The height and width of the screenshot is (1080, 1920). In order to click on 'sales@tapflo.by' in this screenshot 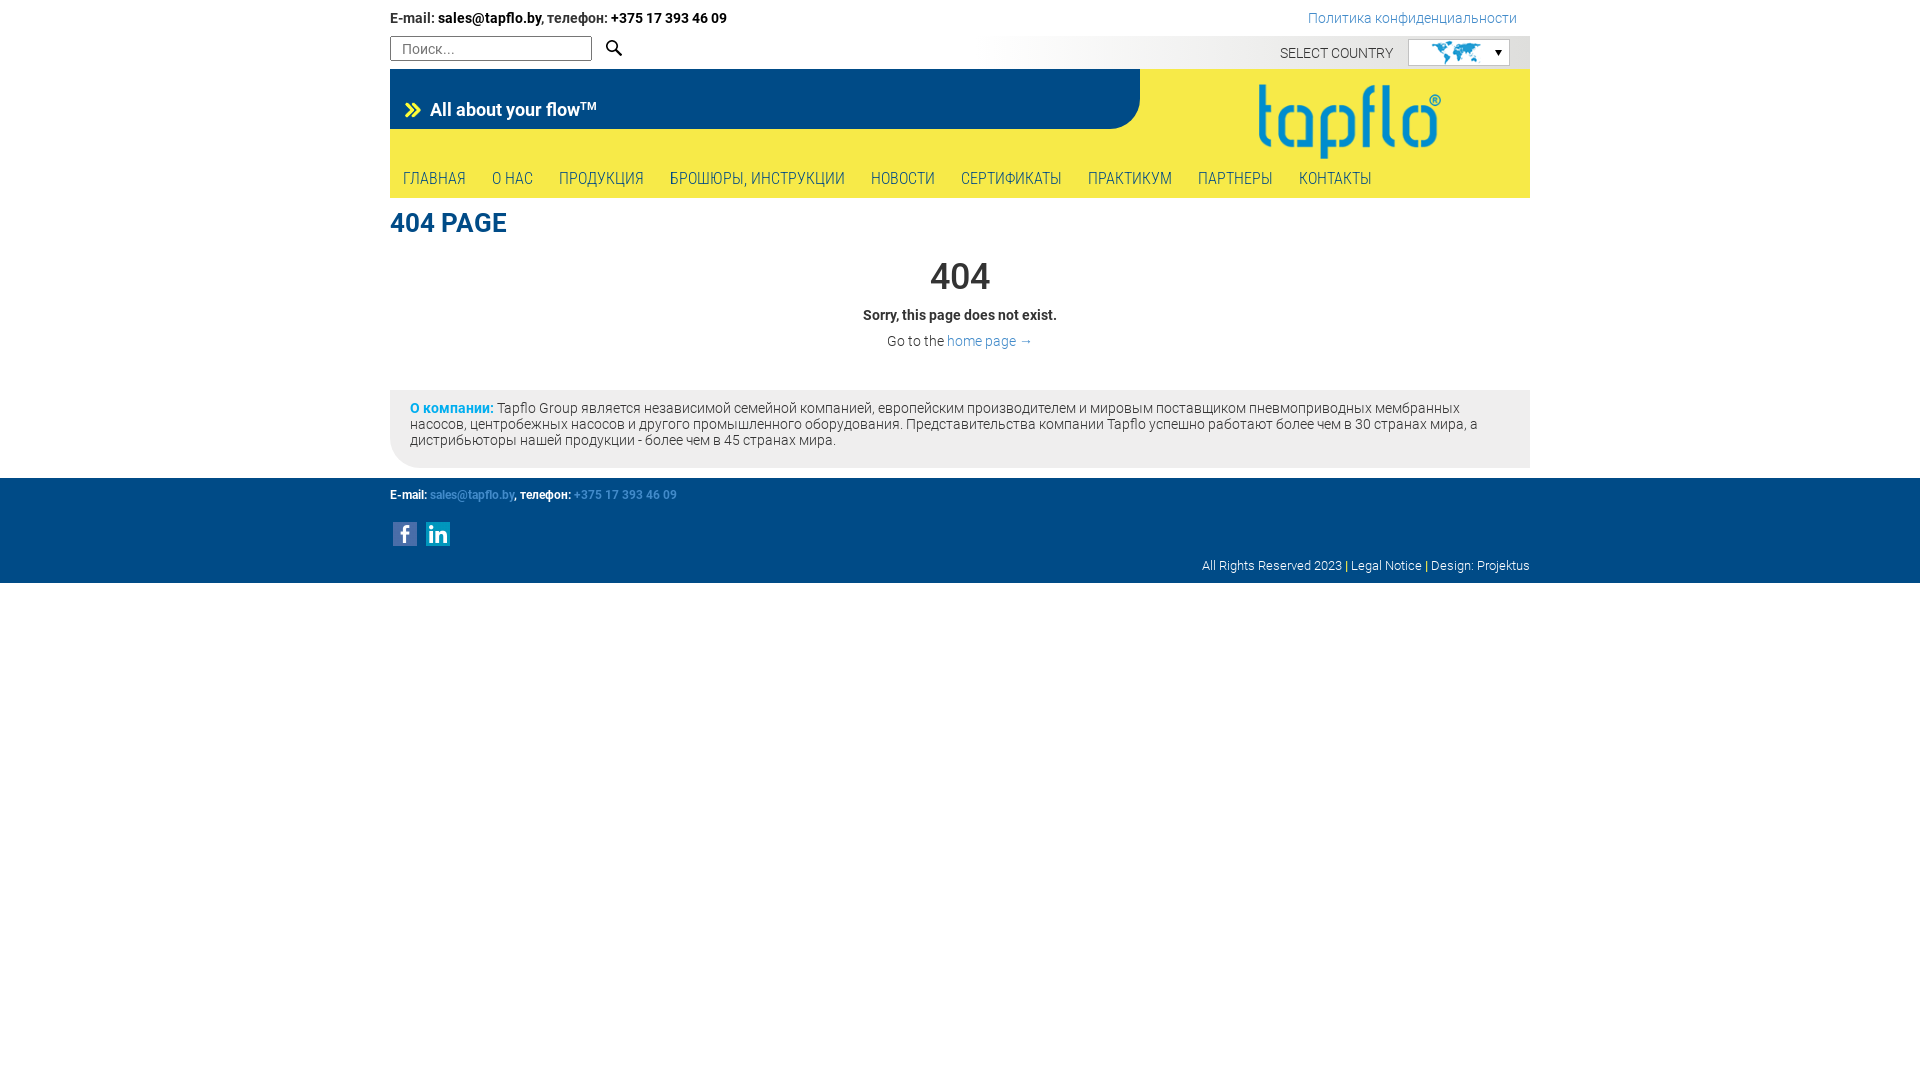, I will do `click(489, 18)`.